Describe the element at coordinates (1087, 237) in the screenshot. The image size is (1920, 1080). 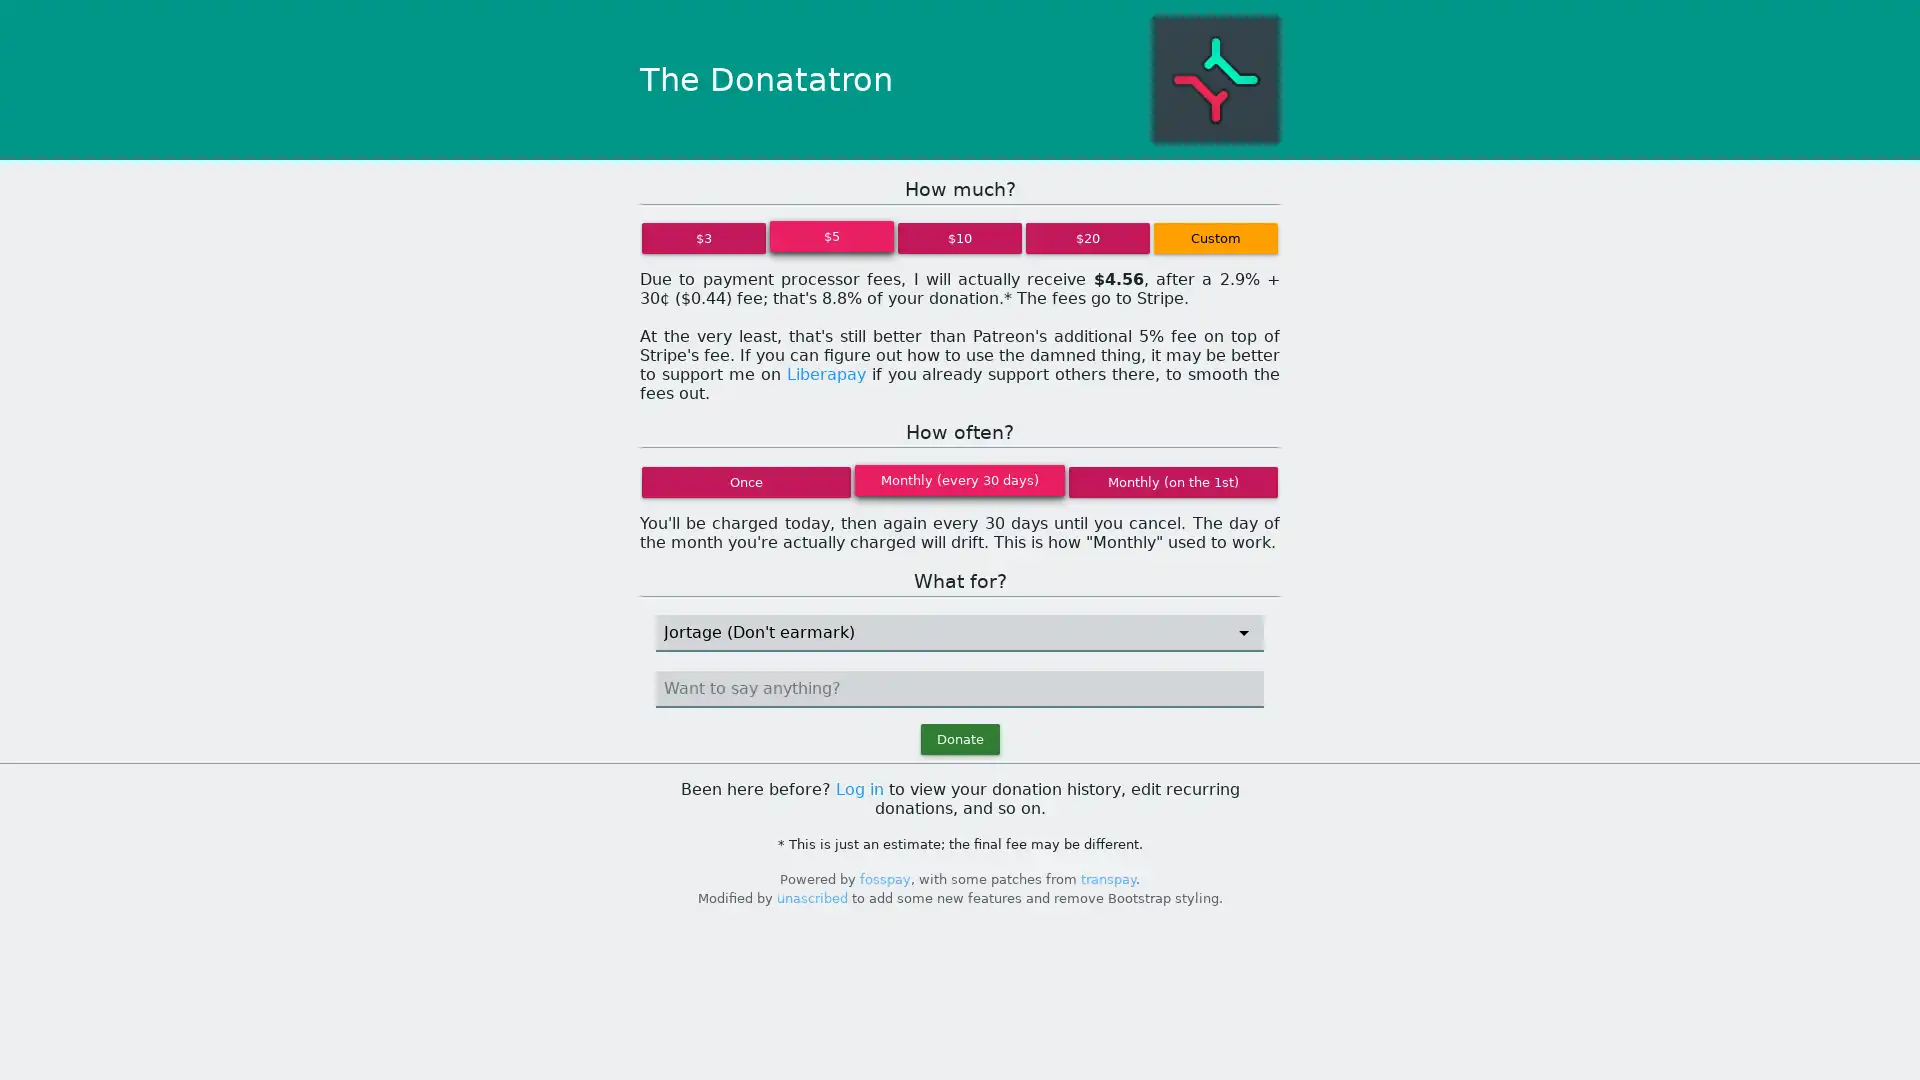
I see `$20` at that location.